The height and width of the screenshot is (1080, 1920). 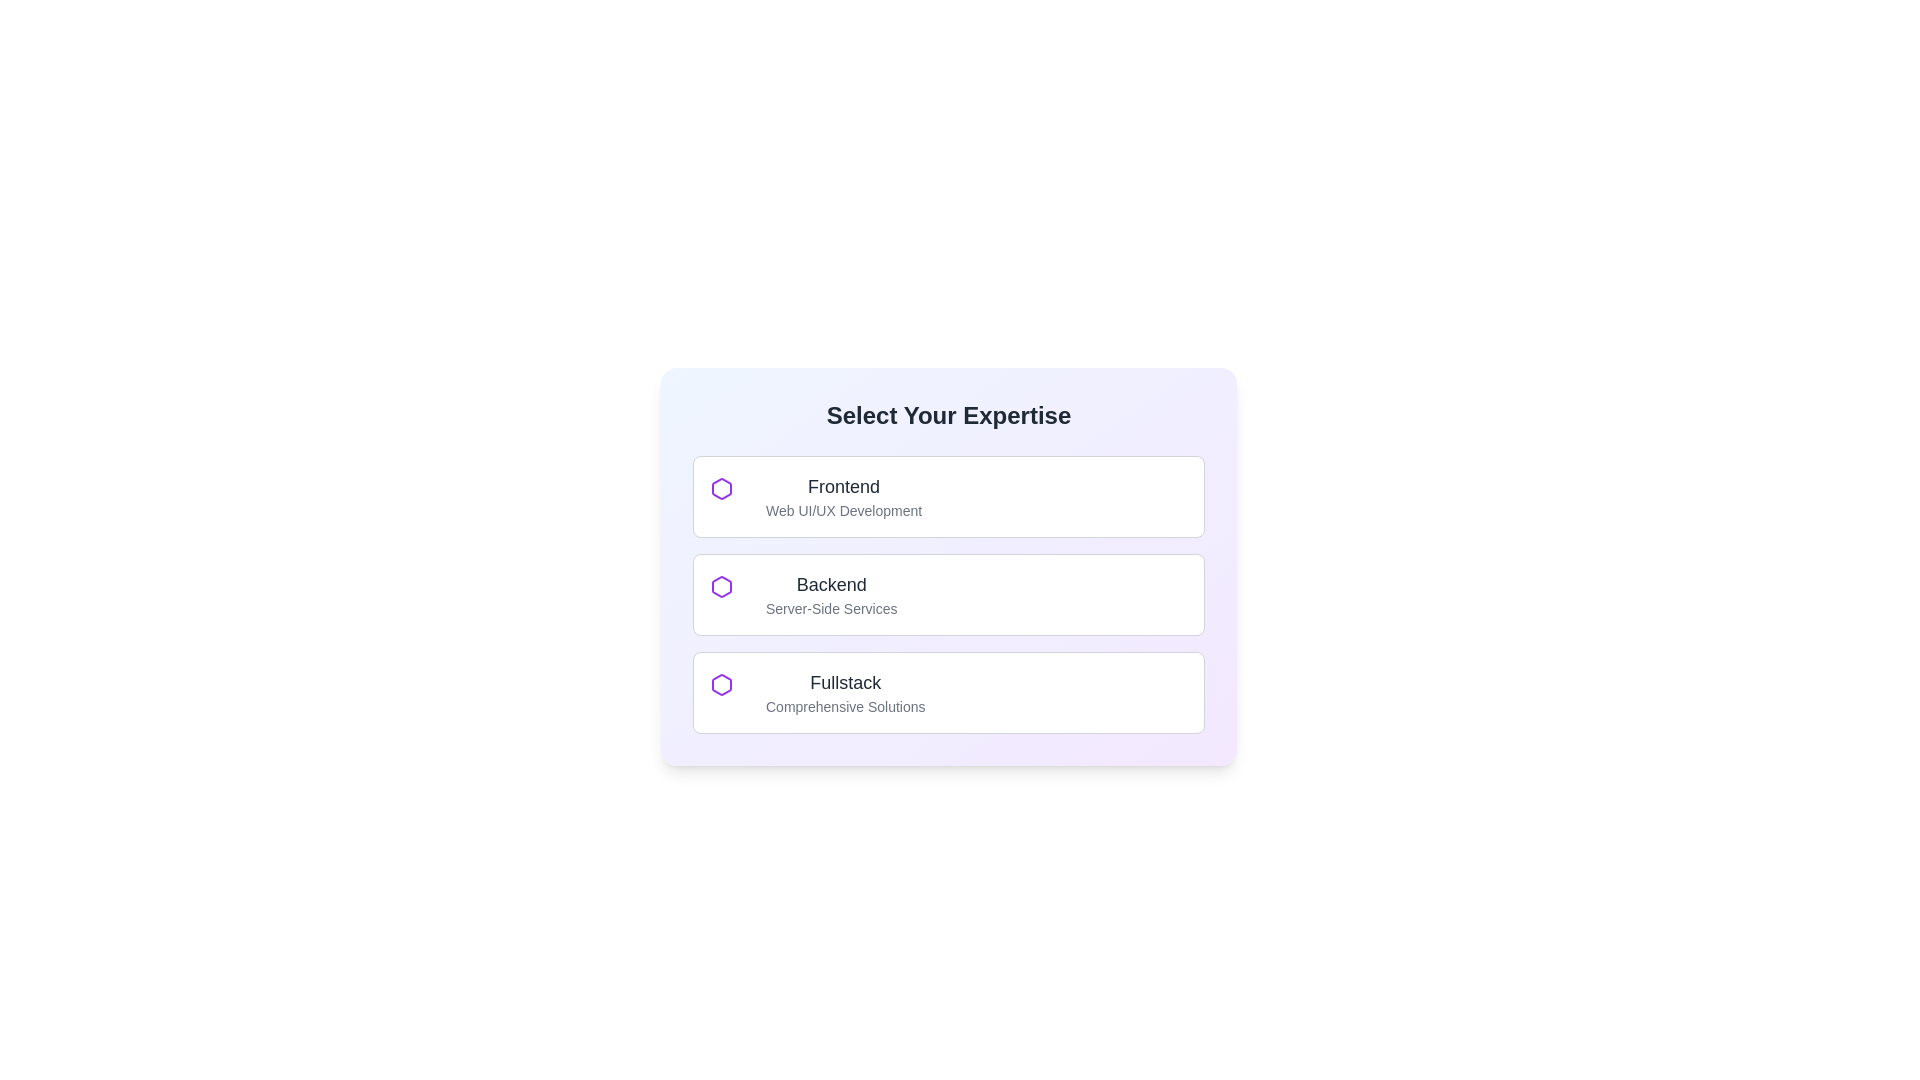 What do you see at coordinates (844, 509) in the screenshot?
I see `the descriptive text label that provides information about the 'Frontend' selection option, which is positioned below the 'Frontend' text` at bounding box center [844, 509].